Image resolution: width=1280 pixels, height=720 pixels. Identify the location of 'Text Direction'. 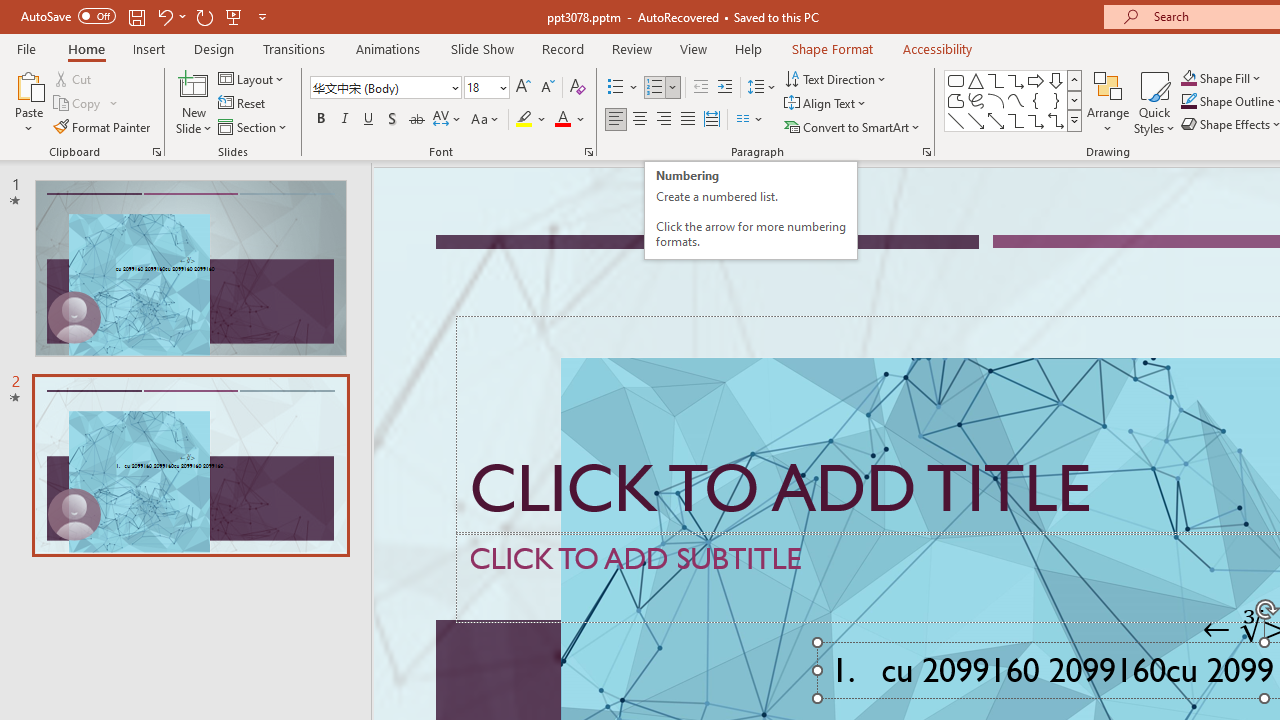
(837, 78).